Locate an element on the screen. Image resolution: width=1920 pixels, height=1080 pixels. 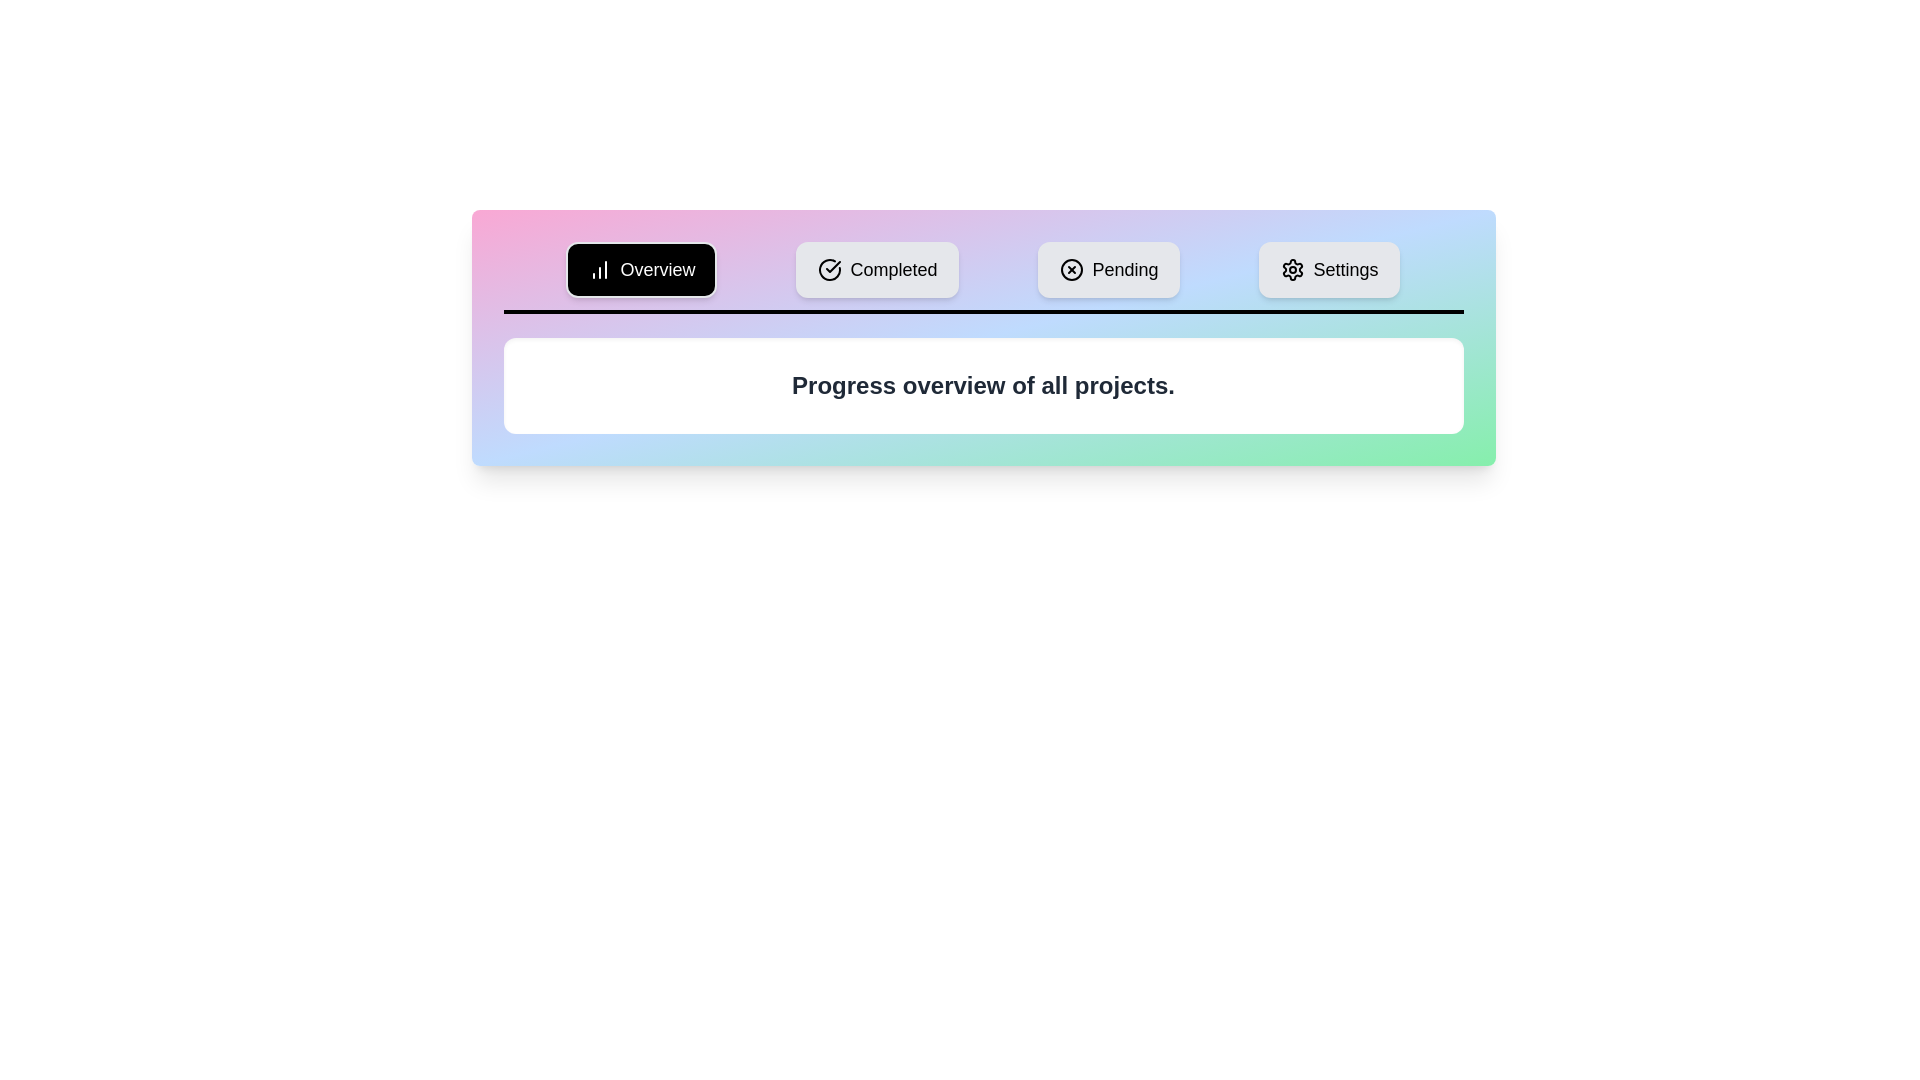
the Settings tab to view its content is located at coordinates (1329, 270).